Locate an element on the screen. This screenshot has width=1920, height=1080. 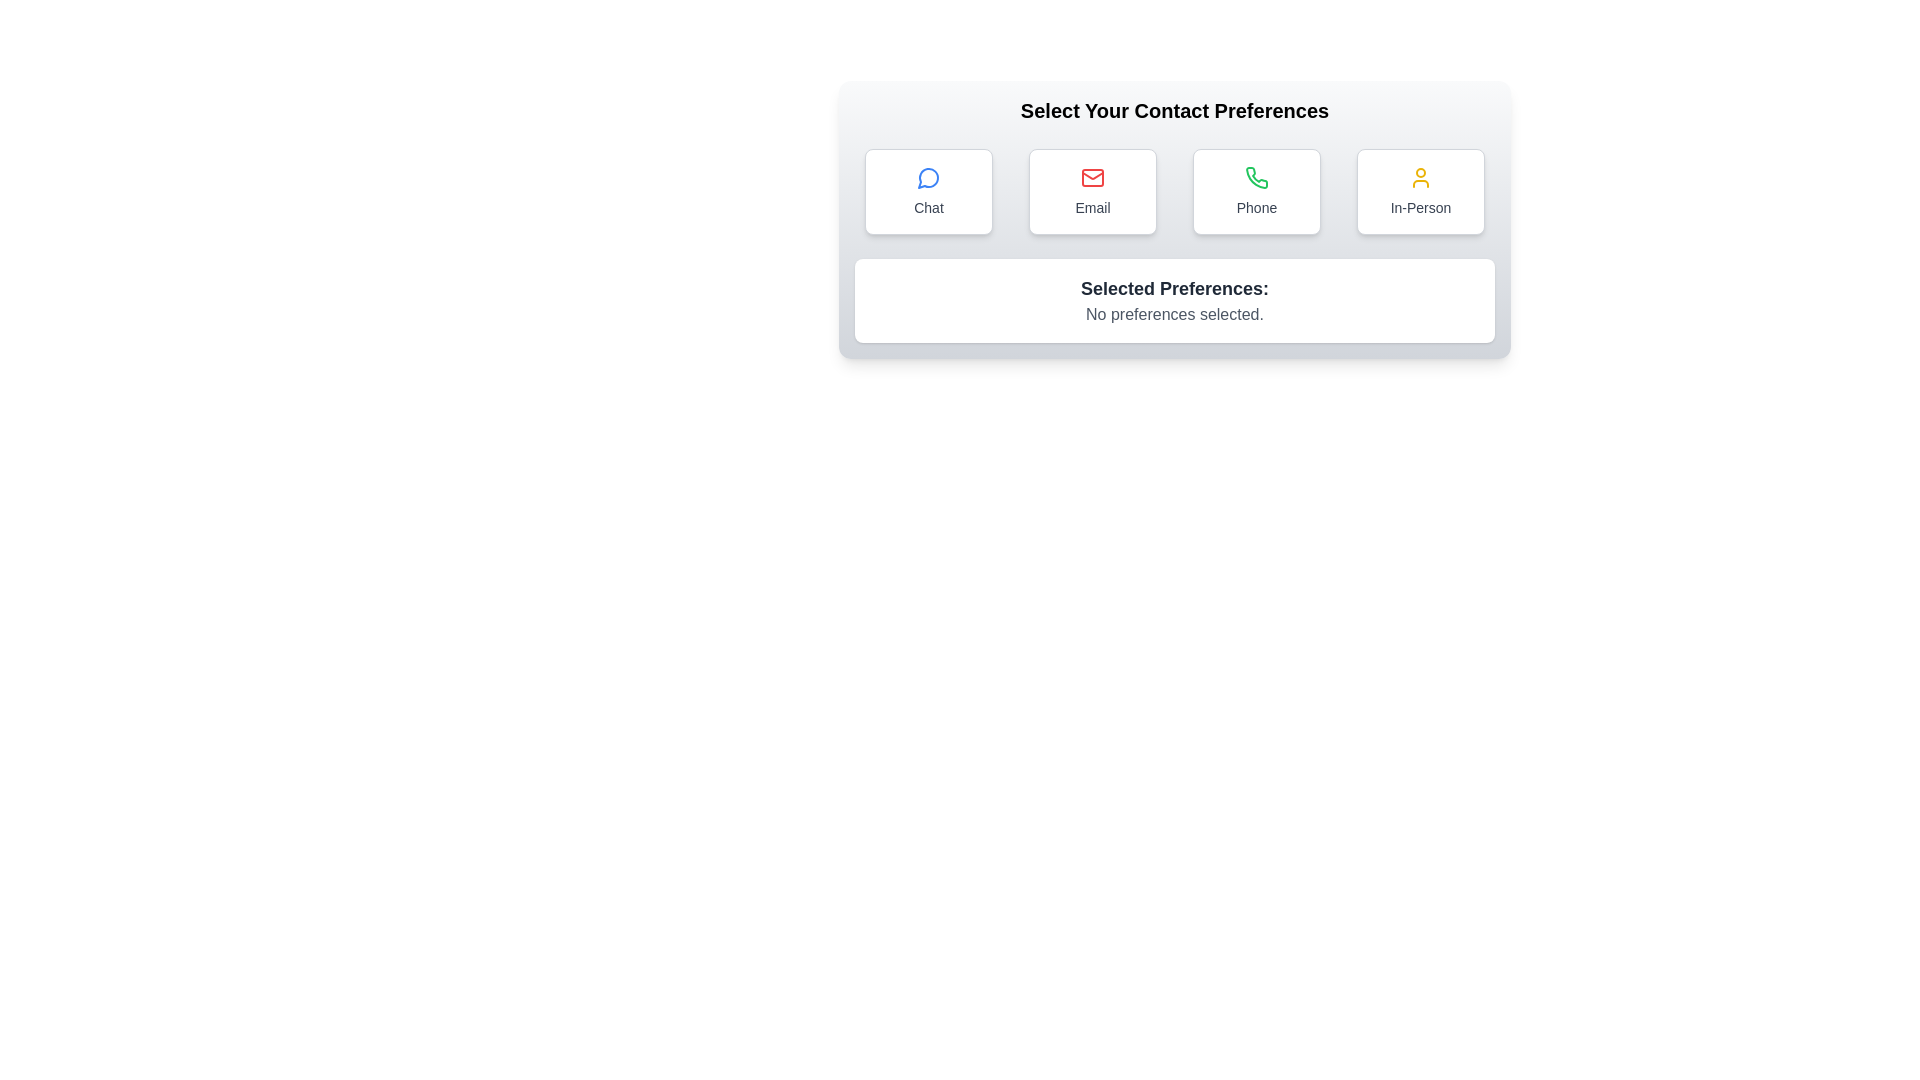
the Phone button to select the corresponding contact preference is located at coordinates (1256, 192).